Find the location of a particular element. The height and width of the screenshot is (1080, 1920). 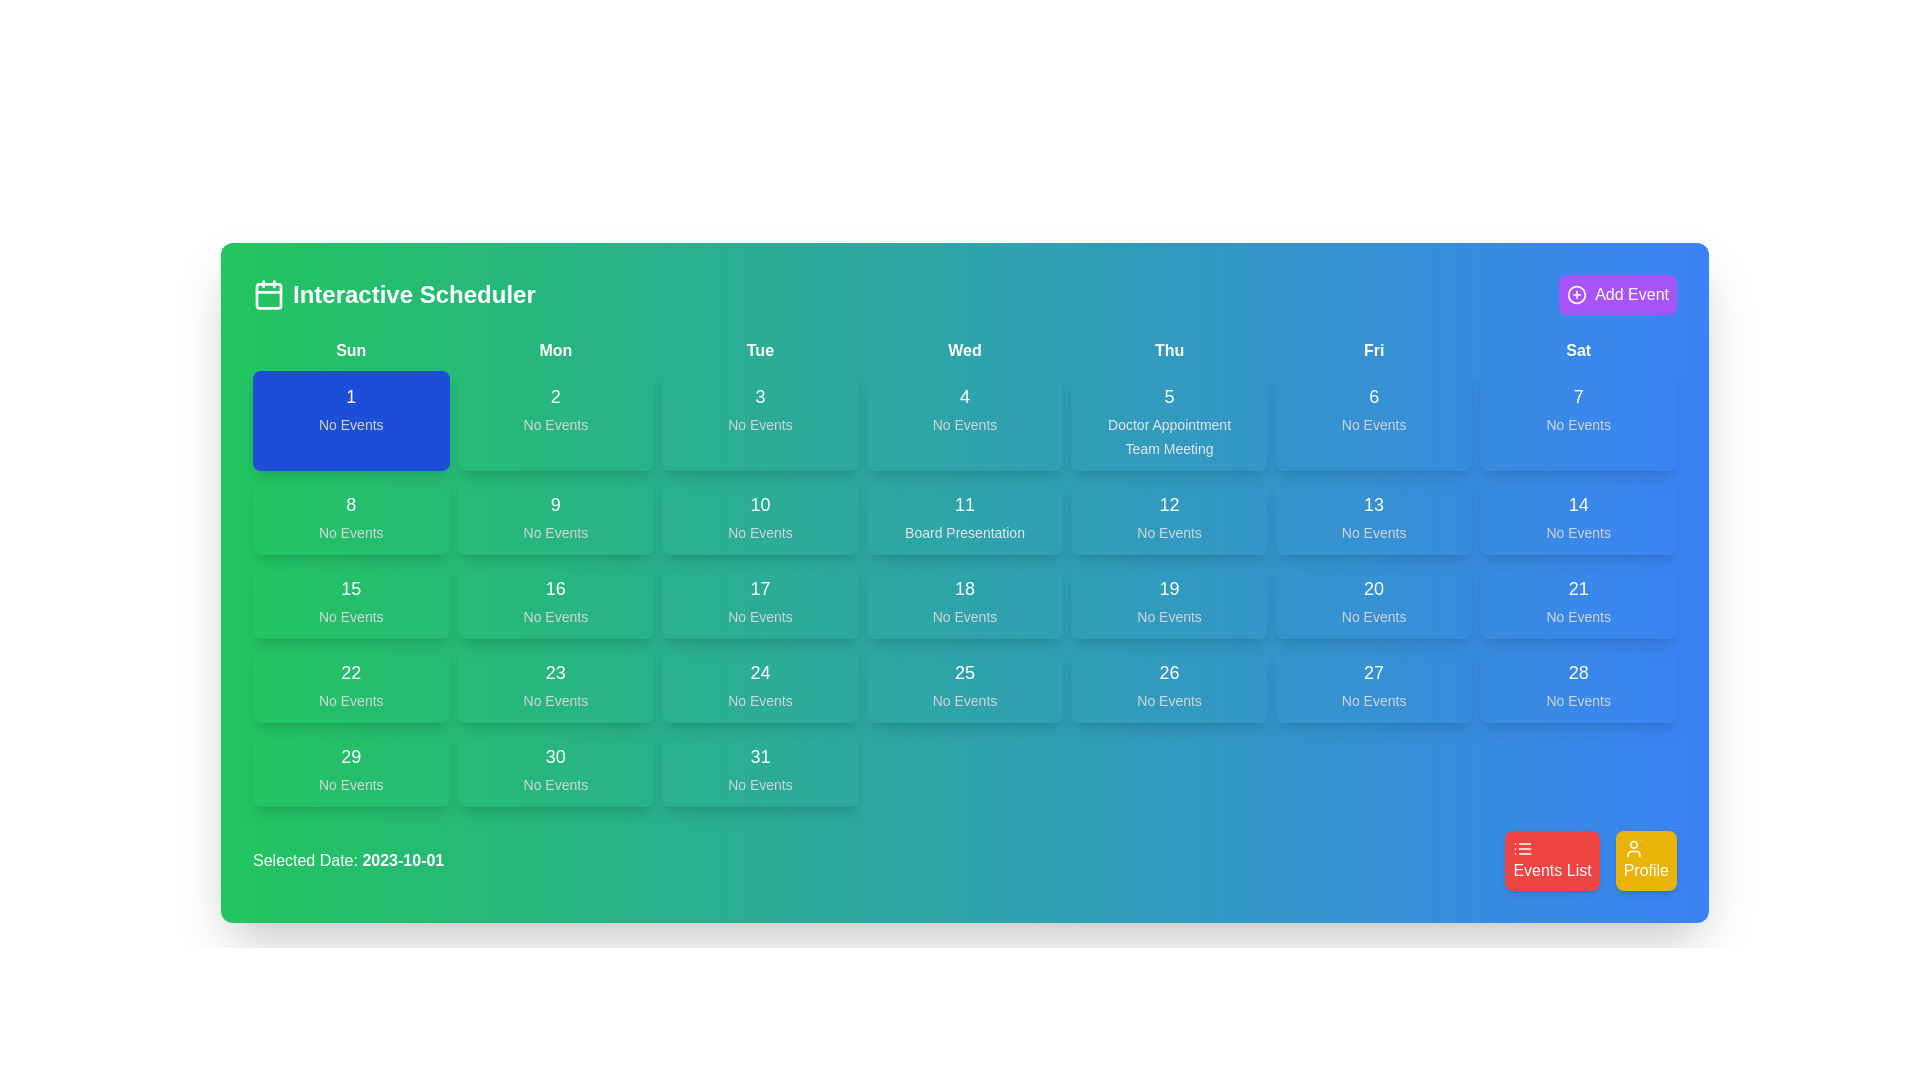

the text label indicating that no events are scheduled, located in the bottom section of the cell labeled '15' in the calendar is located at coordinates (351, 616).